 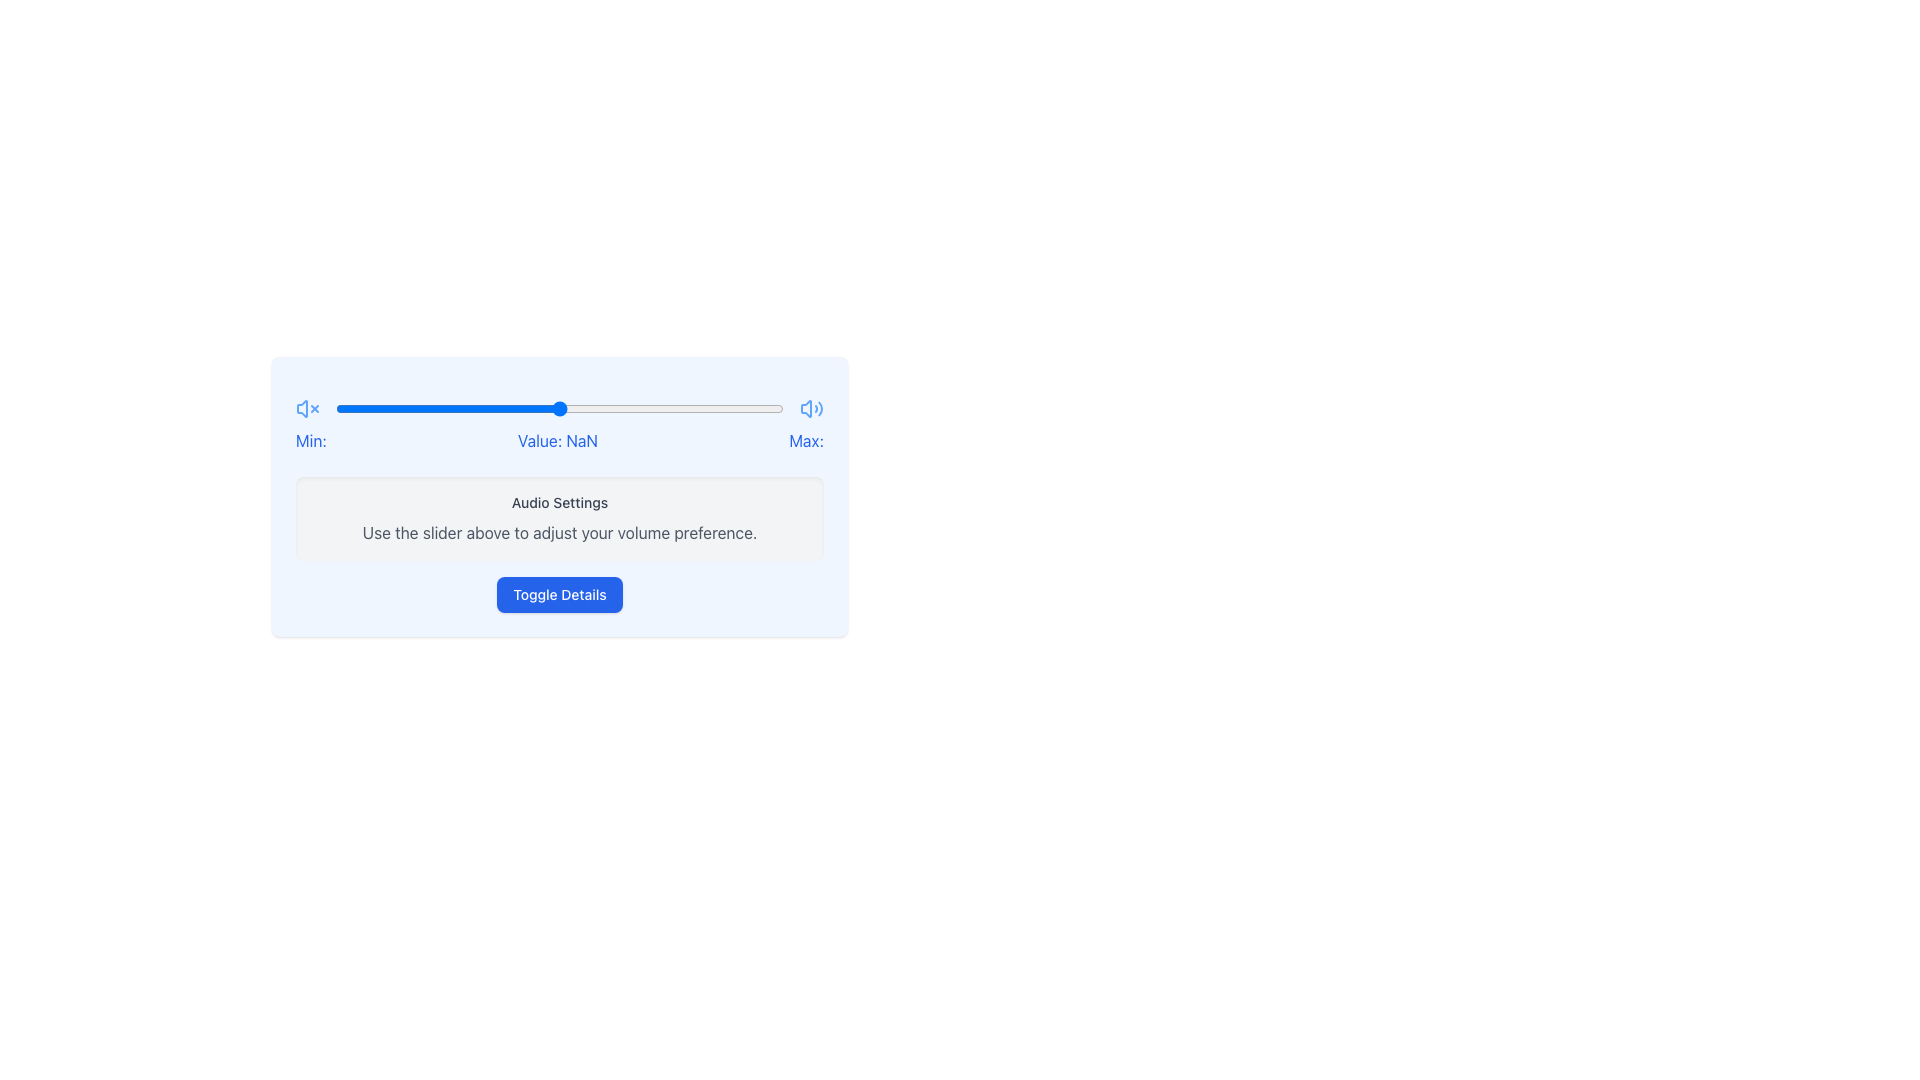 What do you see at coordinates (340, 407) in the screenshot?
I see `the slider` at bounding box center [340, 407].